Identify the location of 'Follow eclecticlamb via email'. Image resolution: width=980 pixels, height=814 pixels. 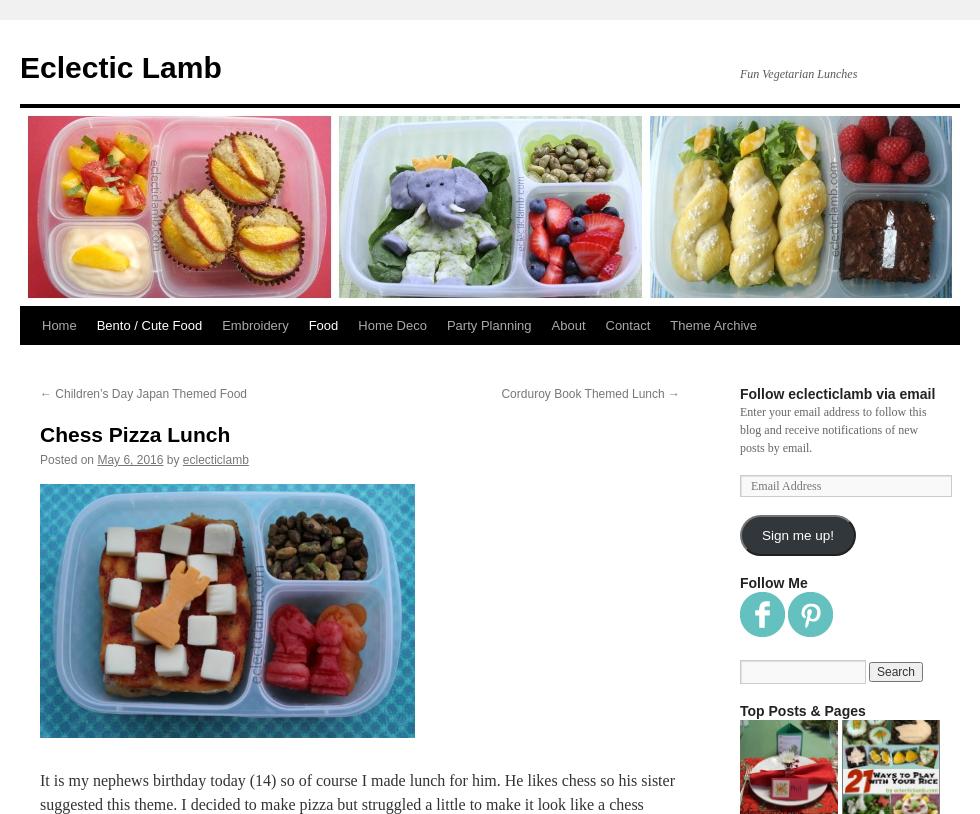
(837, 393).